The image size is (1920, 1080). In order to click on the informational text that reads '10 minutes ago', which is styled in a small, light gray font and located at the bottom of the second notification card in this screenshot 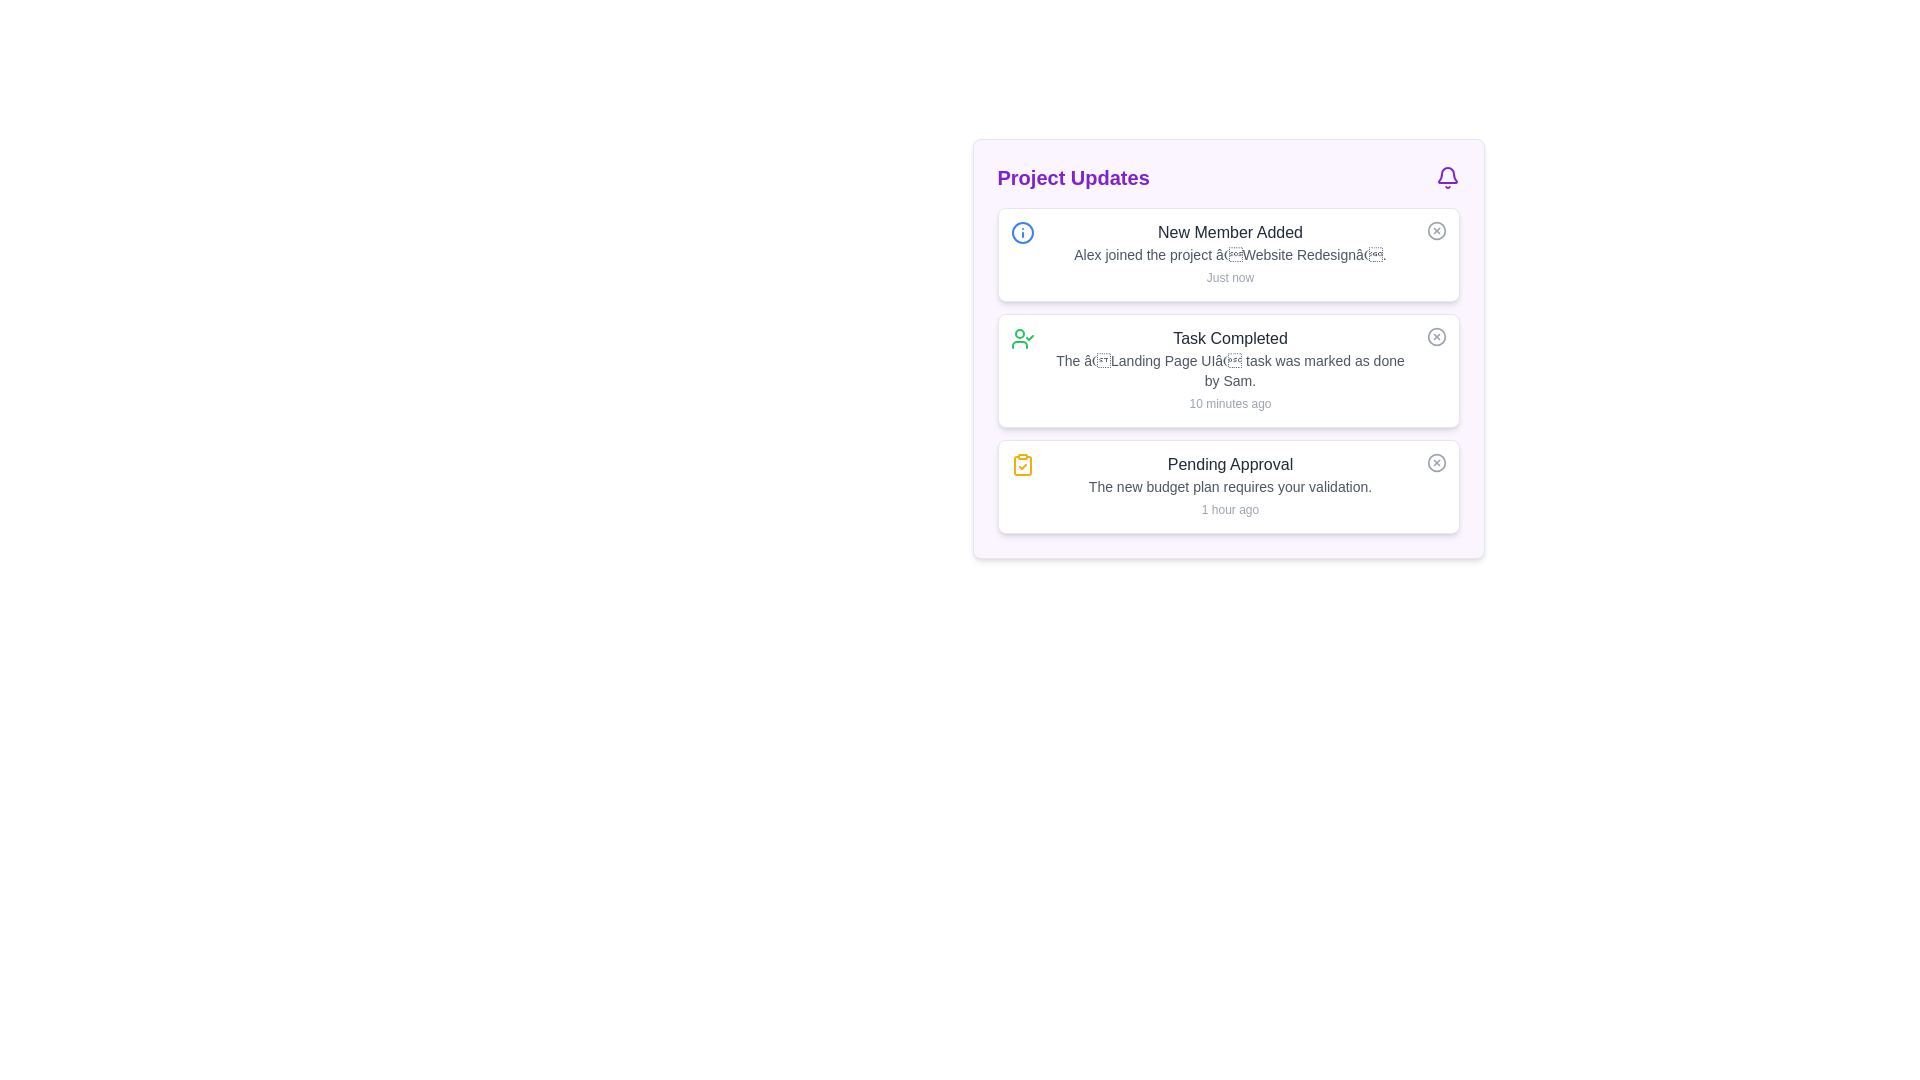, I will do `click(1229, 404)`.